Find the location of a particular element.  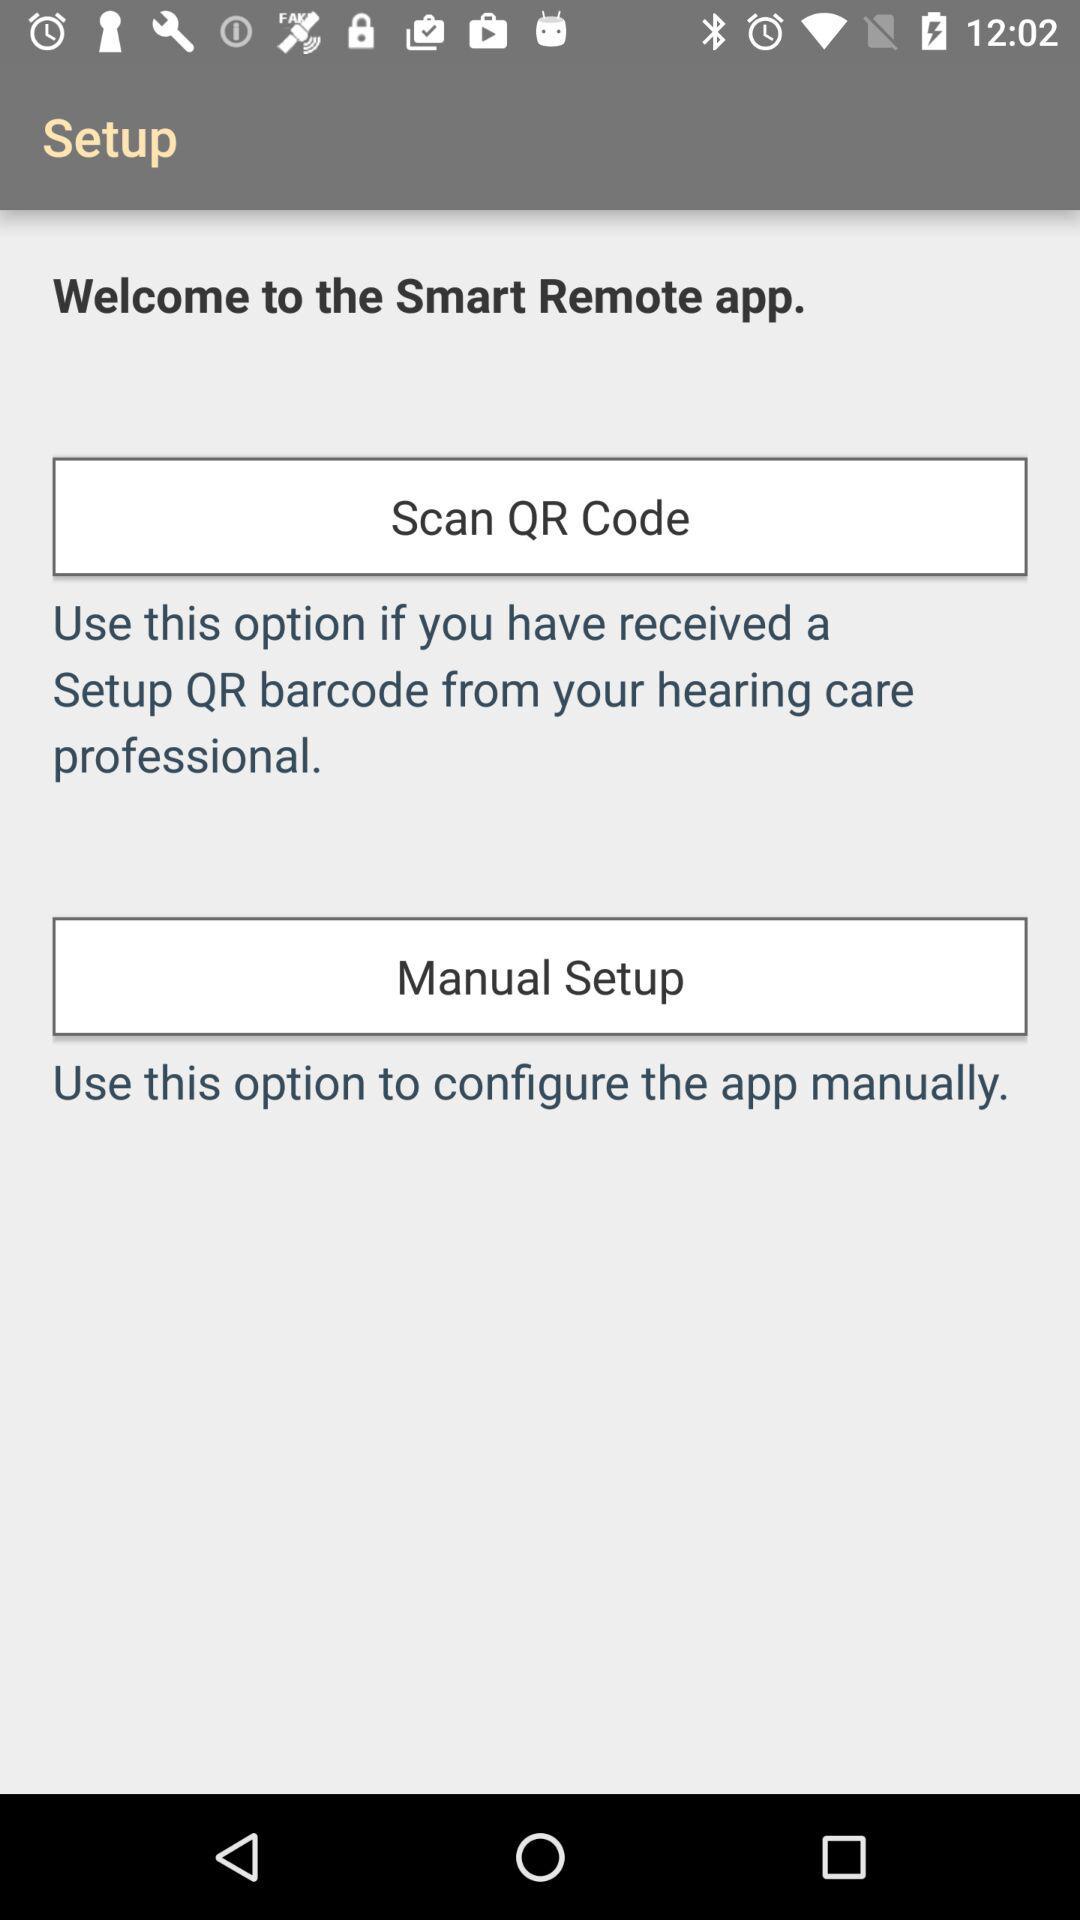

scan qr code is located at coordinates (540, 516).